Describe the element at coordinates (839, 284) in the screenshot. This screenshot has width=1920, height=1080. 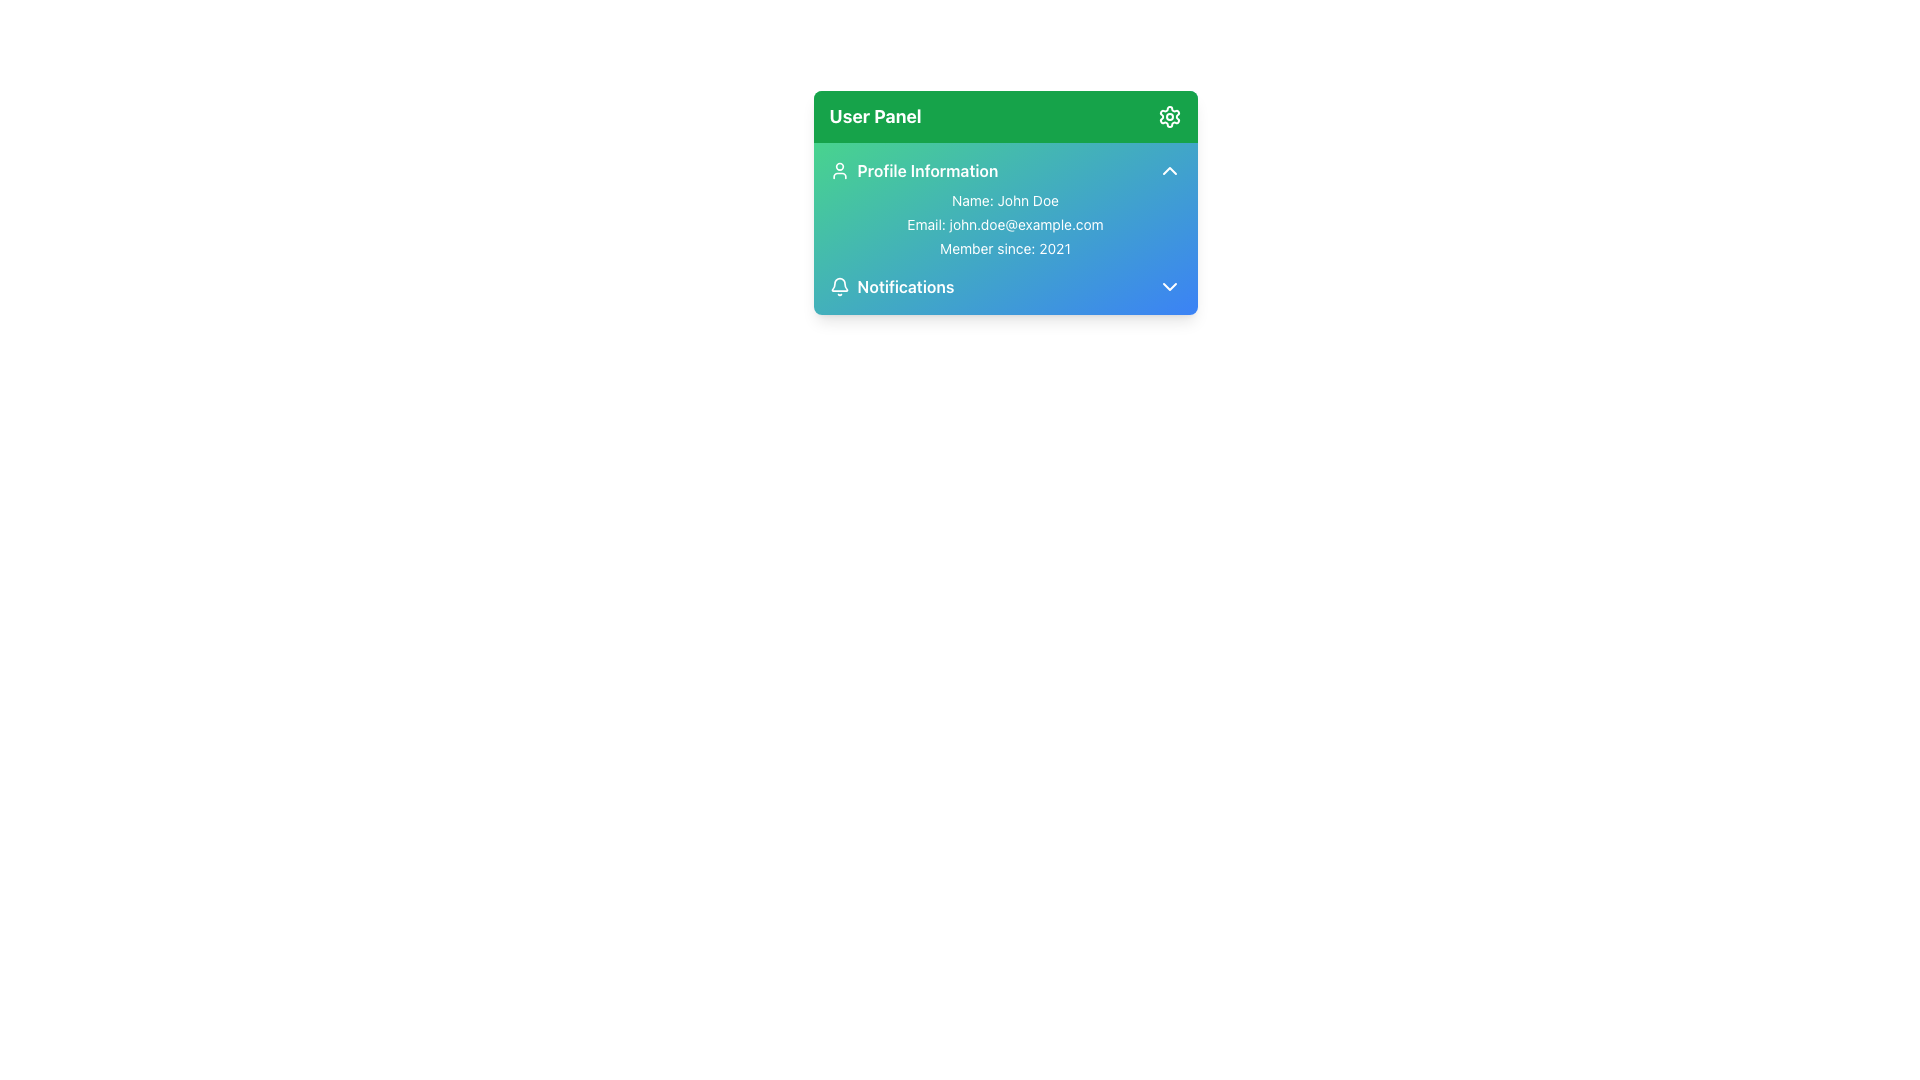
I see `the bell-shaped icon in the 'Notifications' section` at that location.